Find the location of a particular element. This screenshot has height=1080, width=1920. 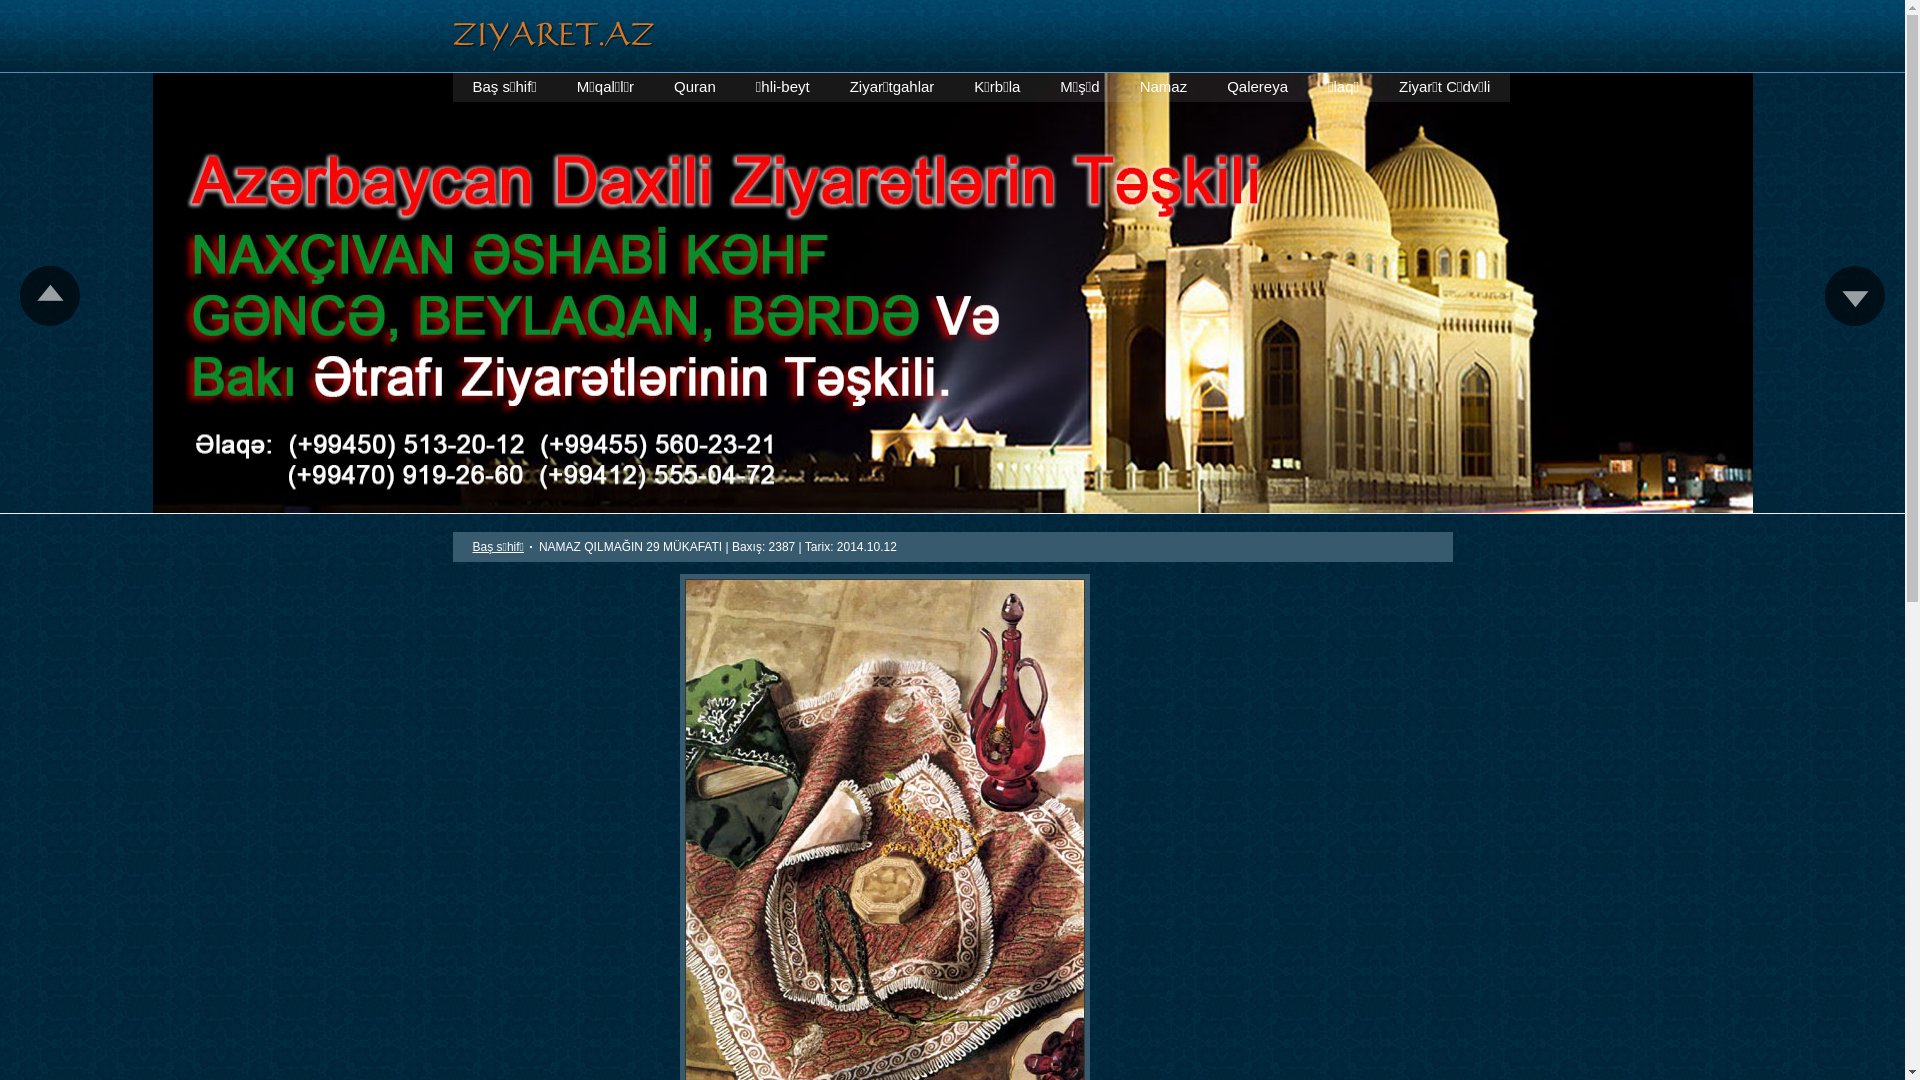

'Qalereya' is located at coordinates (1256, 86).